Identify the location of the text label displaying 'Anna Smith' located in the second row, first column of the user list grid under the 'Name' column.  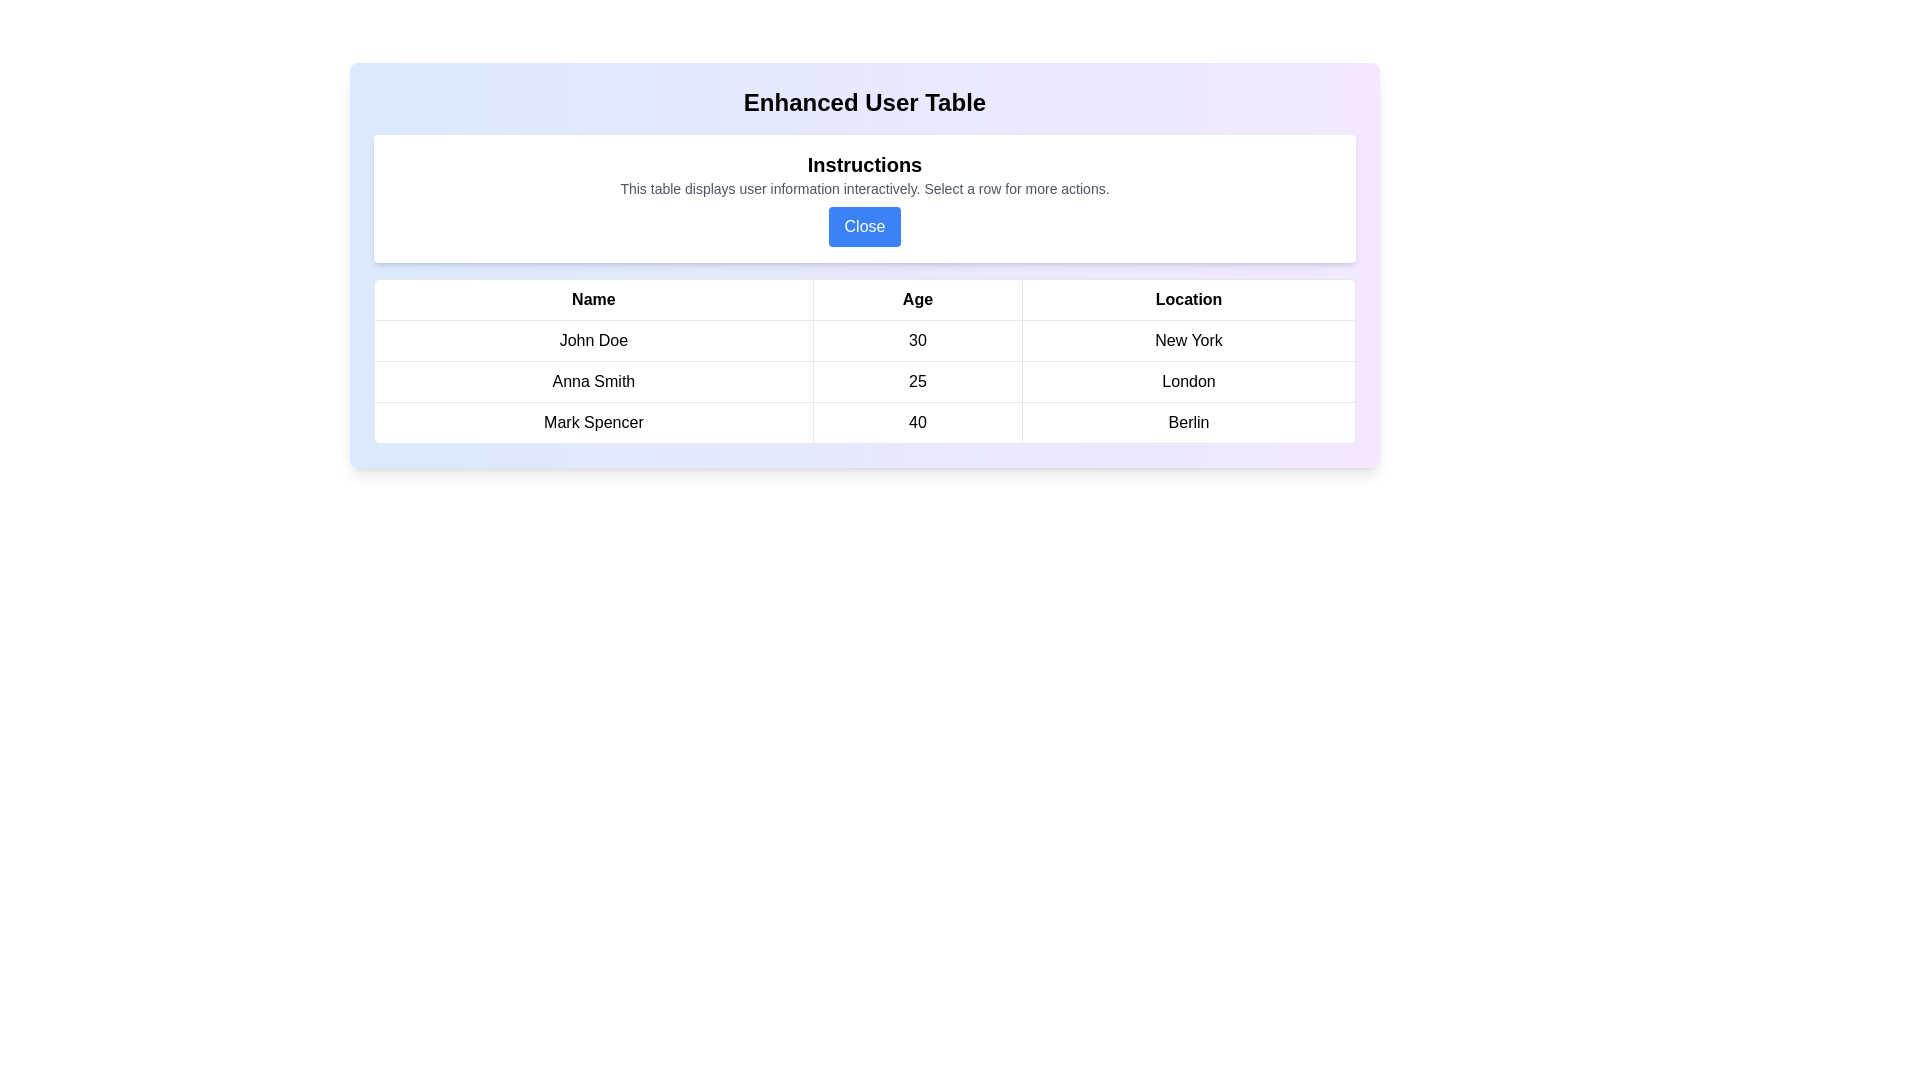
(592, 381).